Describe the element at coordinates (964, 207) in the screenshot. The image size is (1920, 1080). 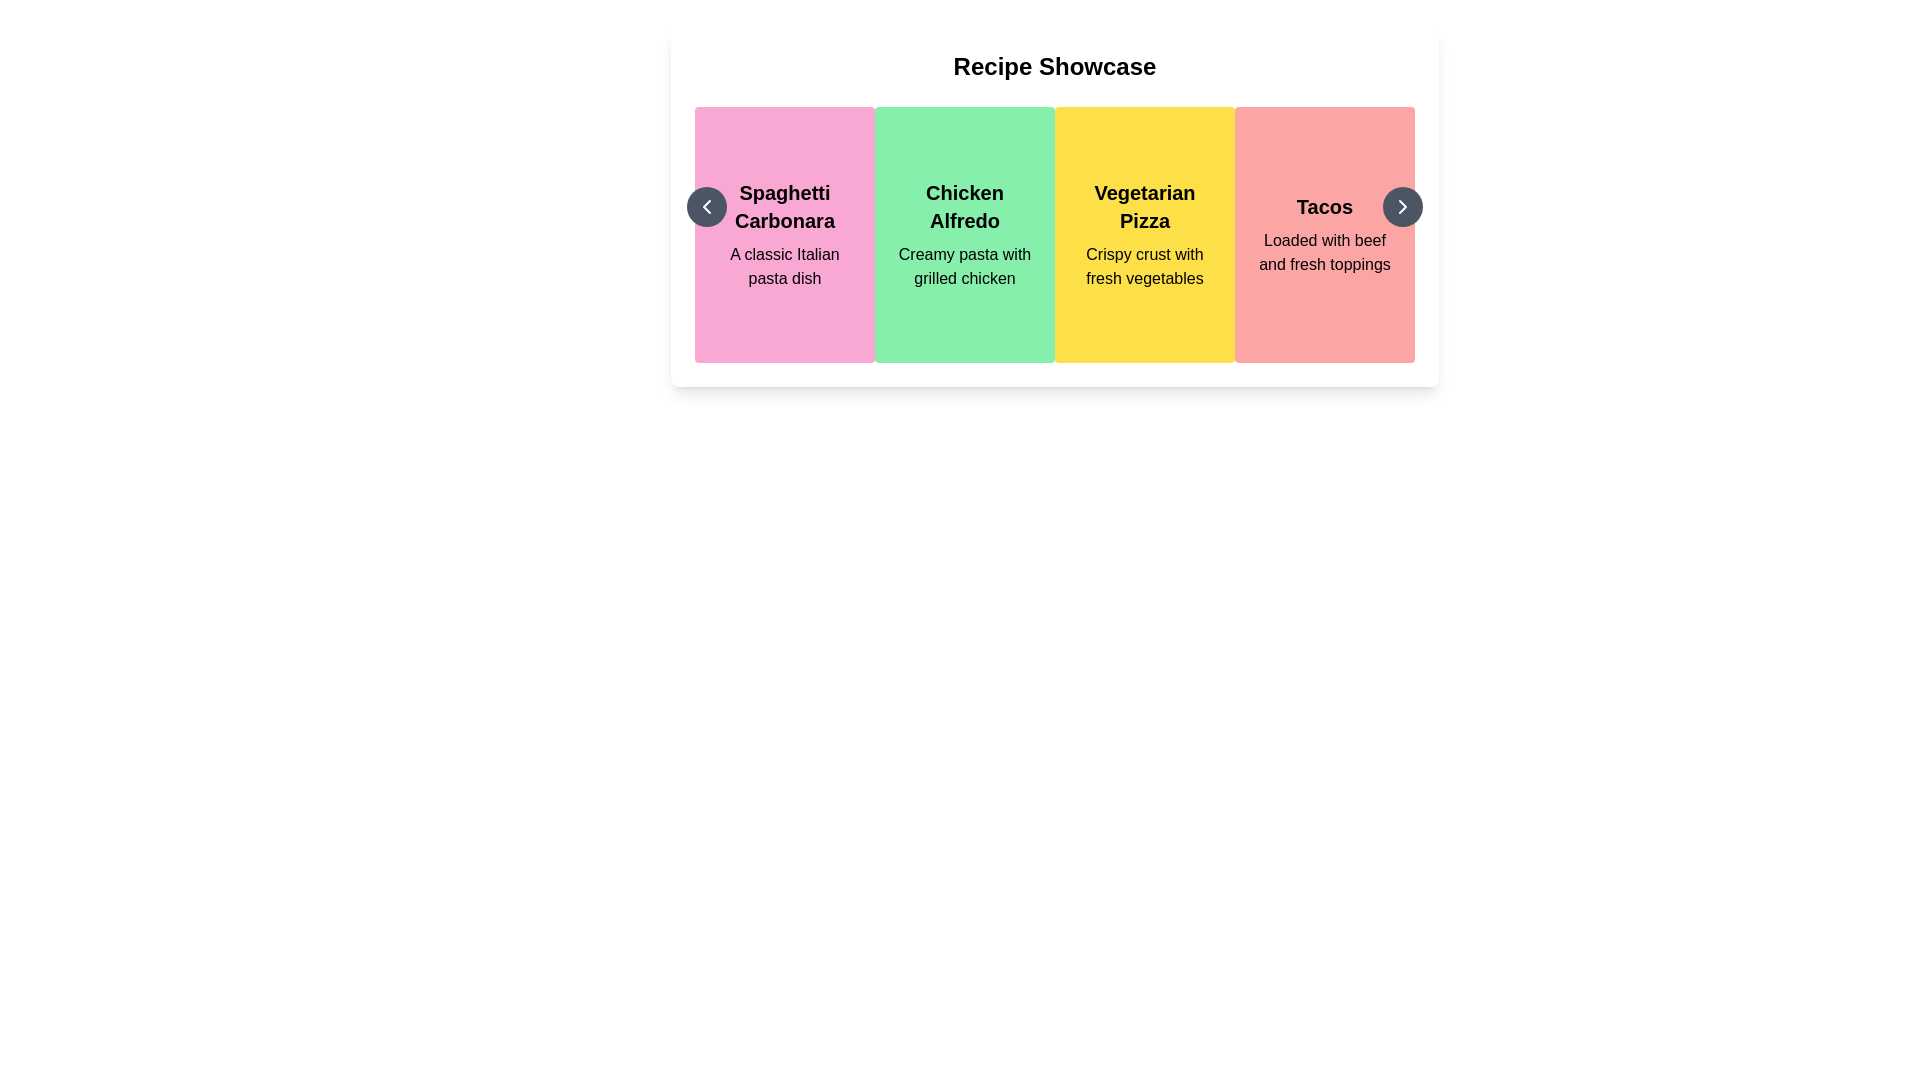
I see `the bold, large-sized text displaying 'Chicken Alfredo' which is centrally placed within the green rectangle of the second card in the Recipe Showcase` at that location.